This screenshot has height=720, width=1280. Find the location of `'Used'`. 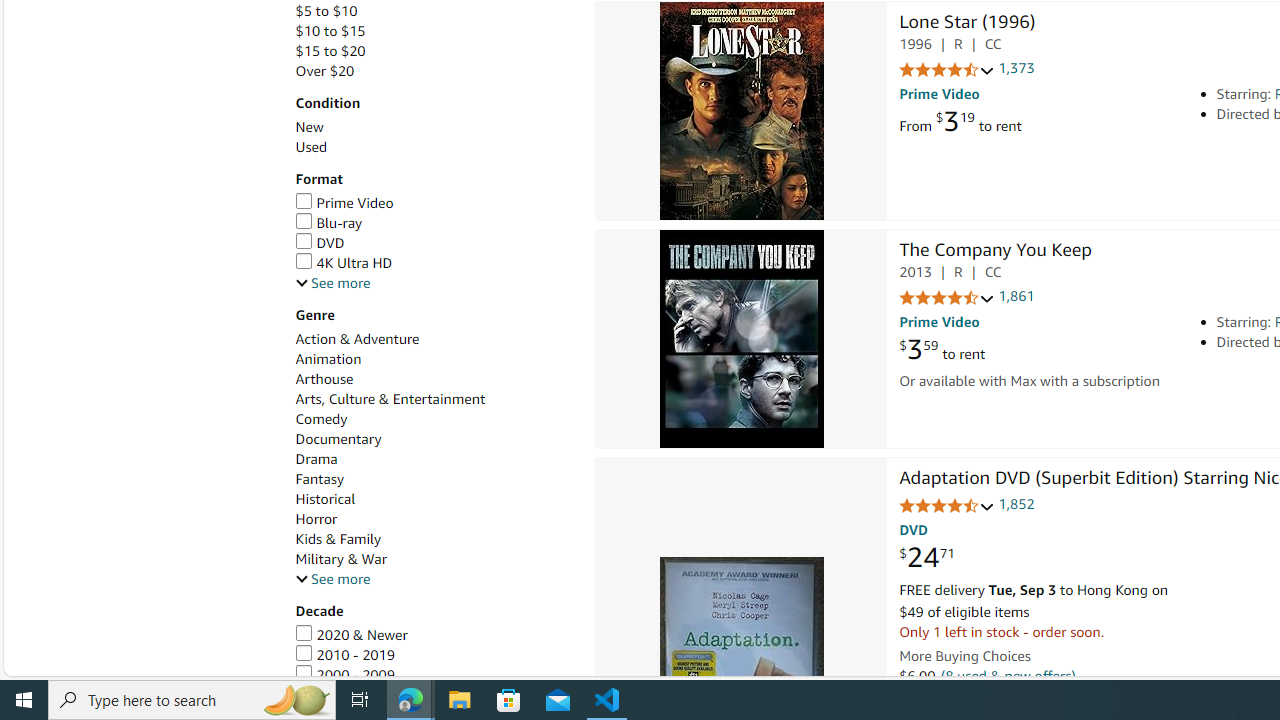

'Used' is located at coordinates (433, 146).